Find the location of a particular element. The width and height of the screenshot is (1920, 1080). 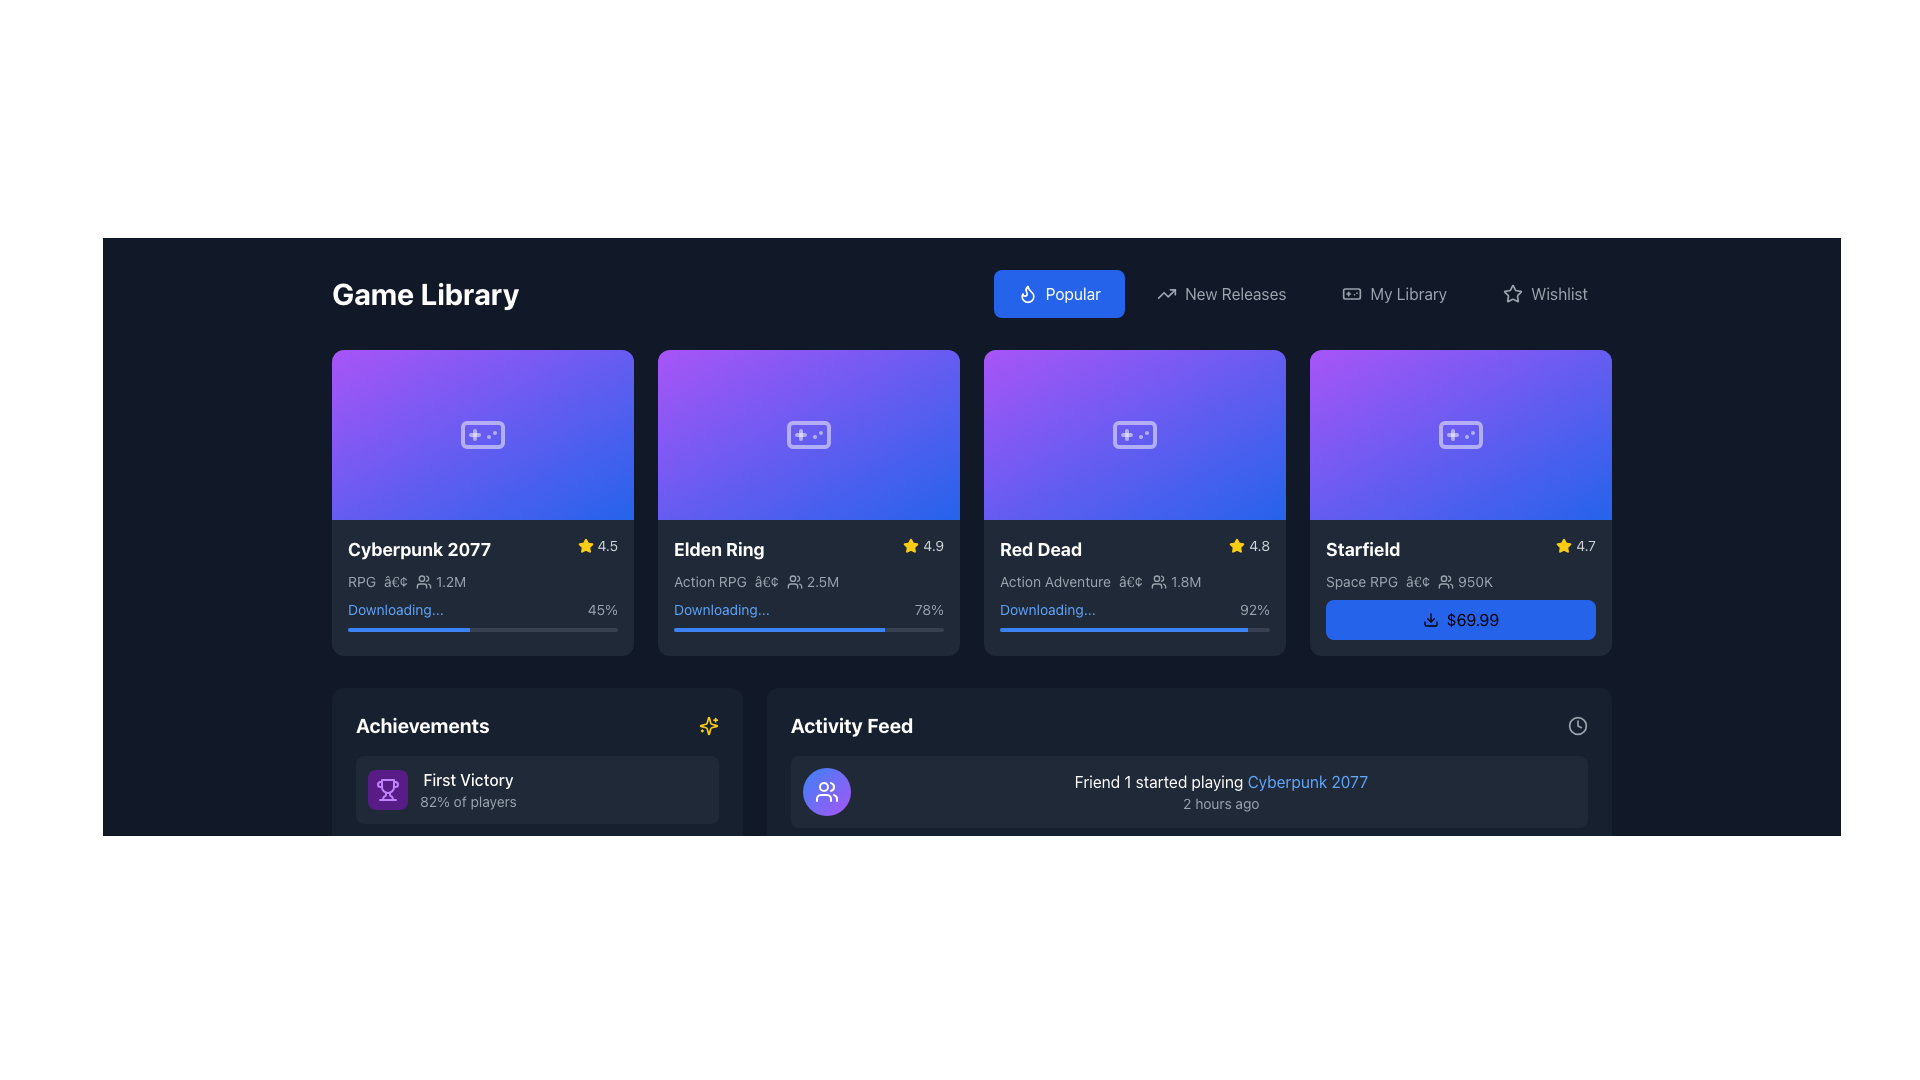

the decorative icon centered in the header section of the first game card in the grid layout is located at coordinates (483, 433).